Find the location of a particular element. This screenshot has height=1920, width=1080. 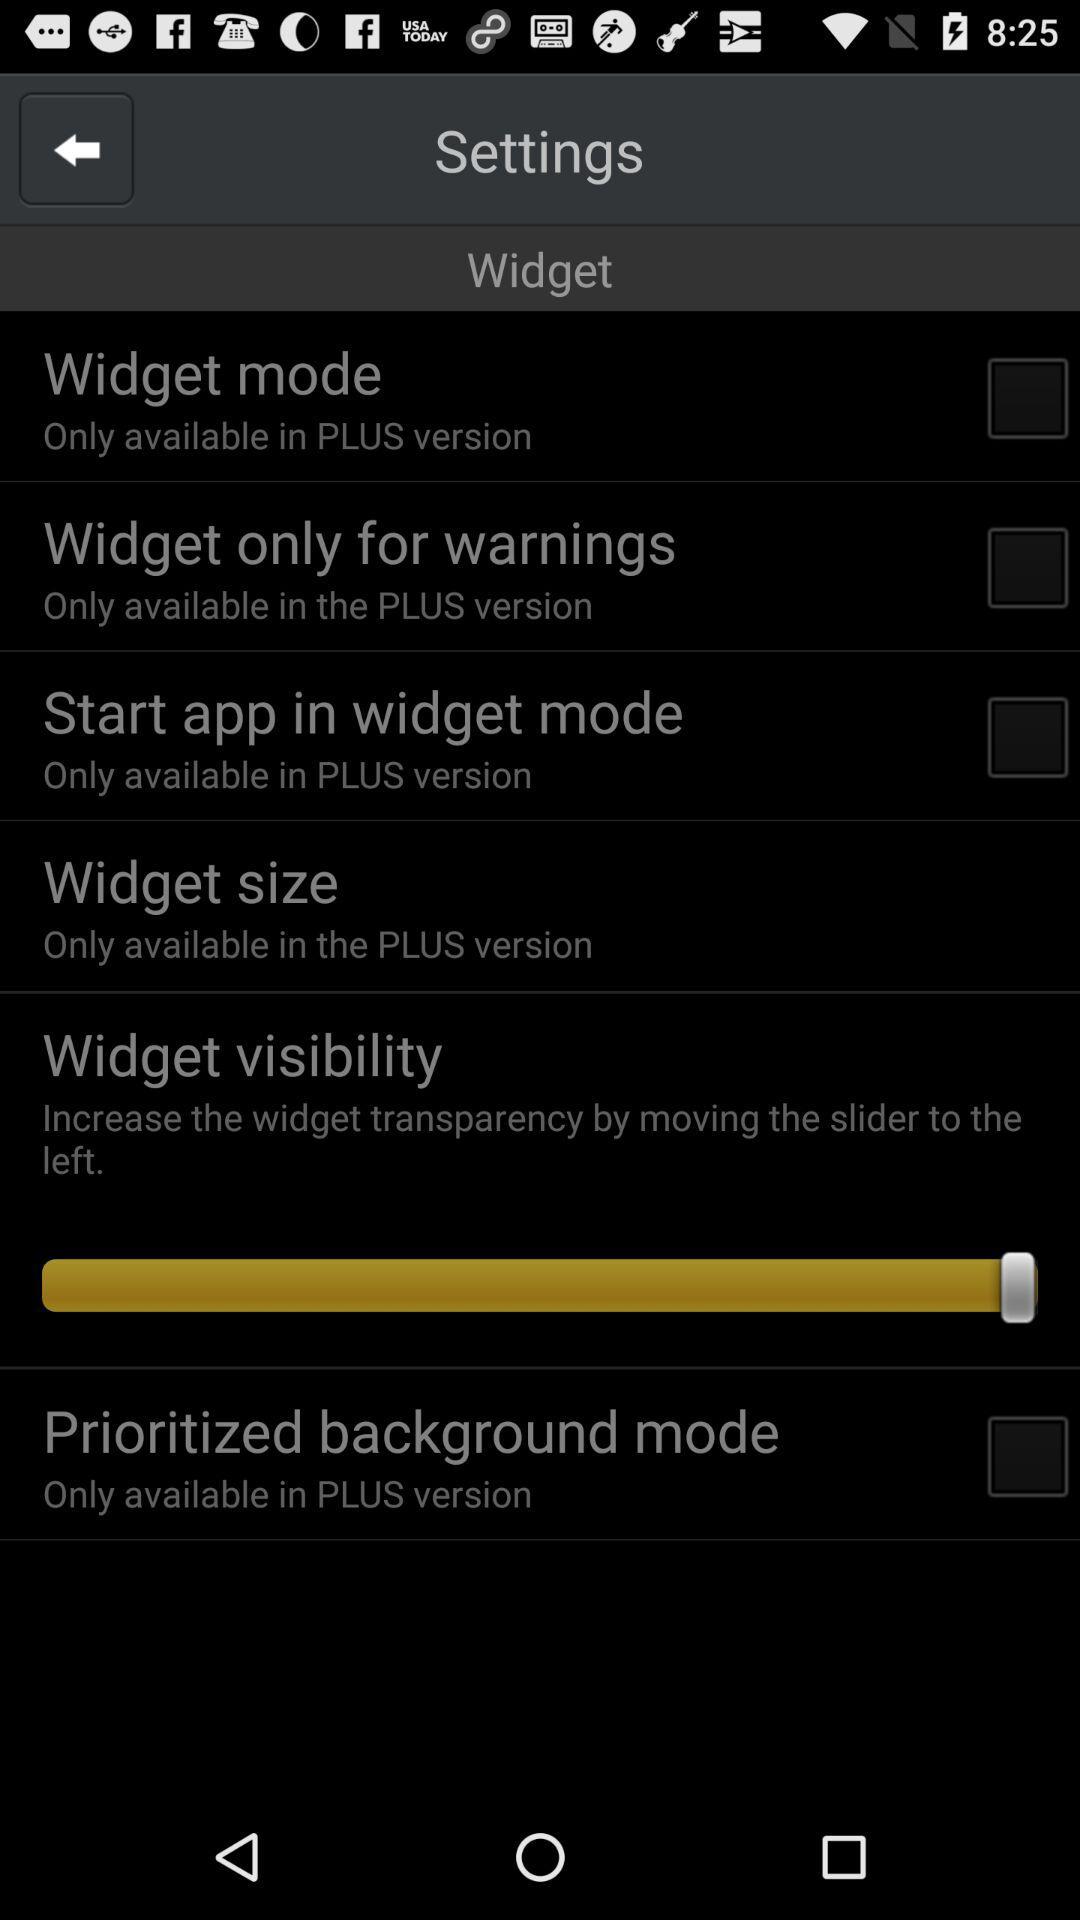

widget visibility item is located at coordinates (550, 1052).